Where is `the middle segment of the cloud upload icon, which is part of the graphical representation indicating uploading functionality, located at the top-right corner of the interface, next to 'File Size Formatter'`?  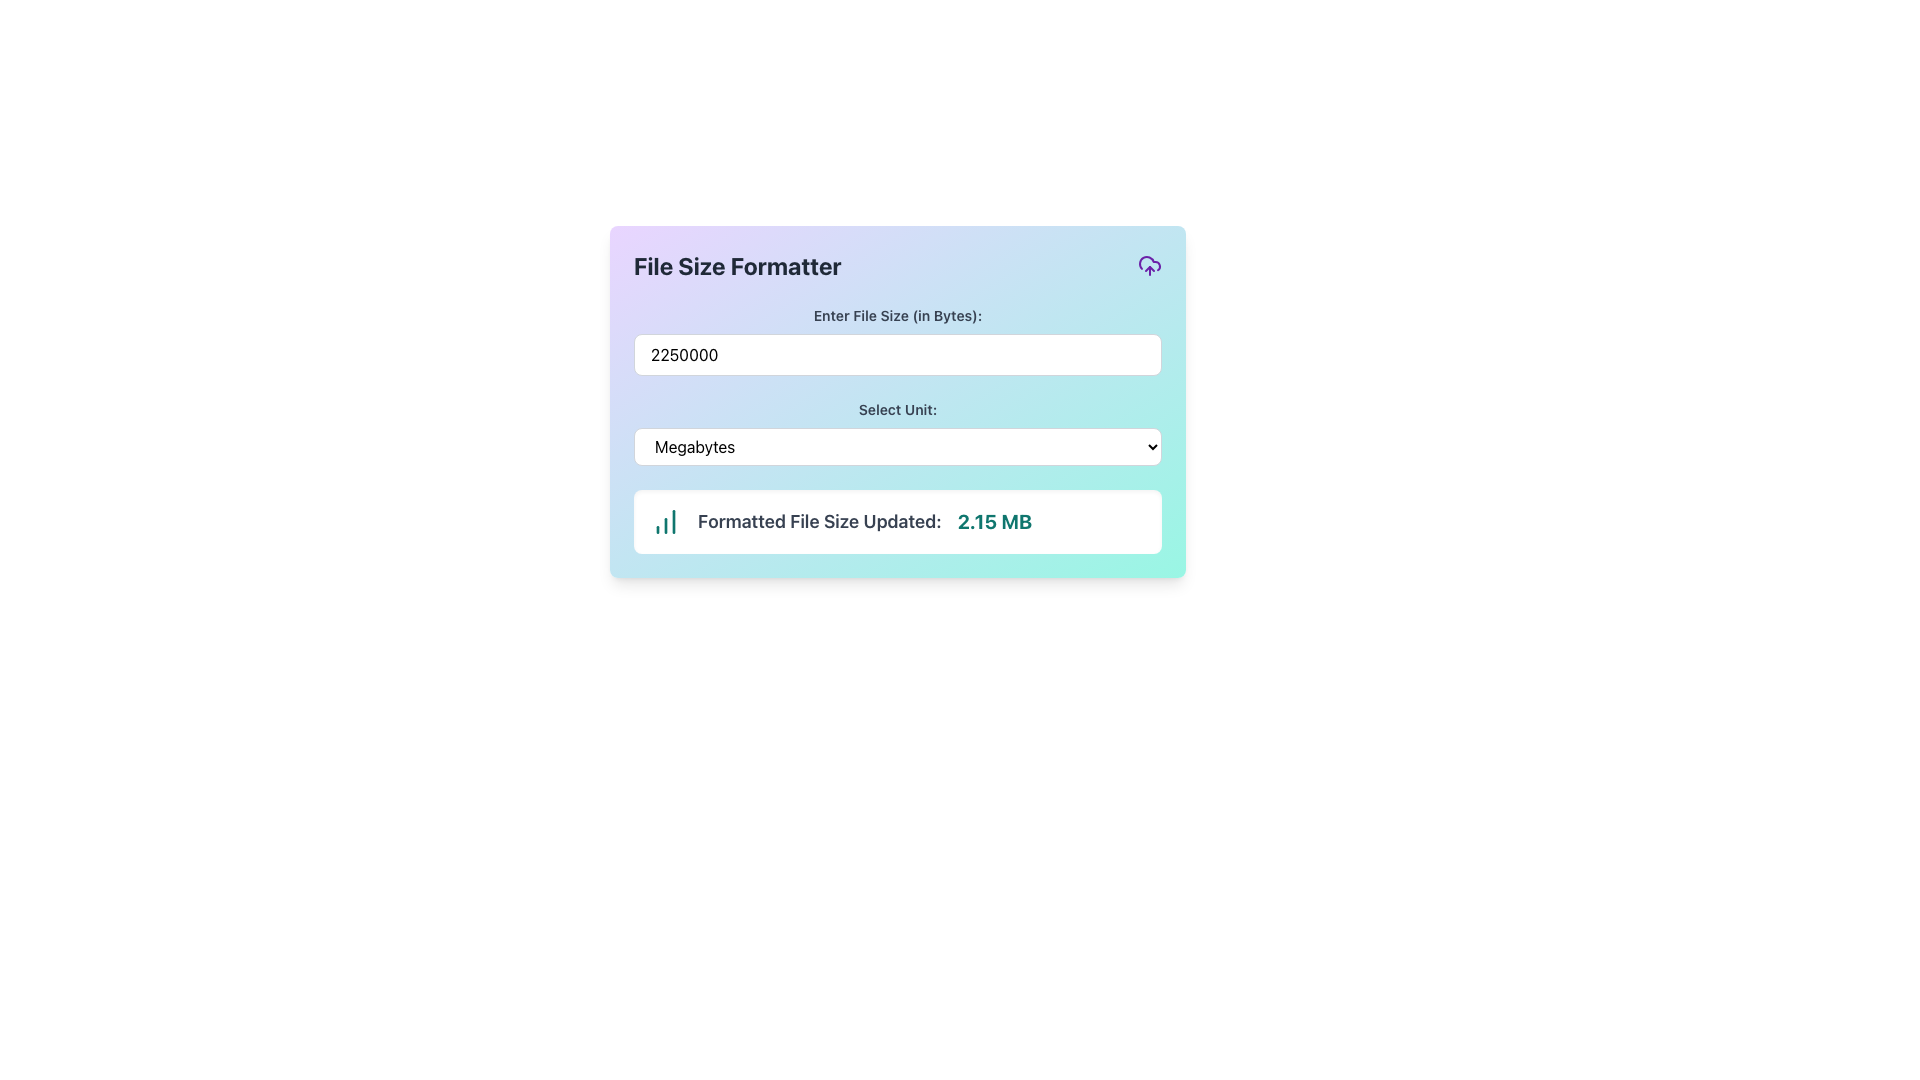
the middle segment of the cloud upload icon, which is part of the graphical representation indicating uploading functionality, located at the top-right corner of the interface, next to 'File Size Formatter' is located at coordinates (1150, 262).